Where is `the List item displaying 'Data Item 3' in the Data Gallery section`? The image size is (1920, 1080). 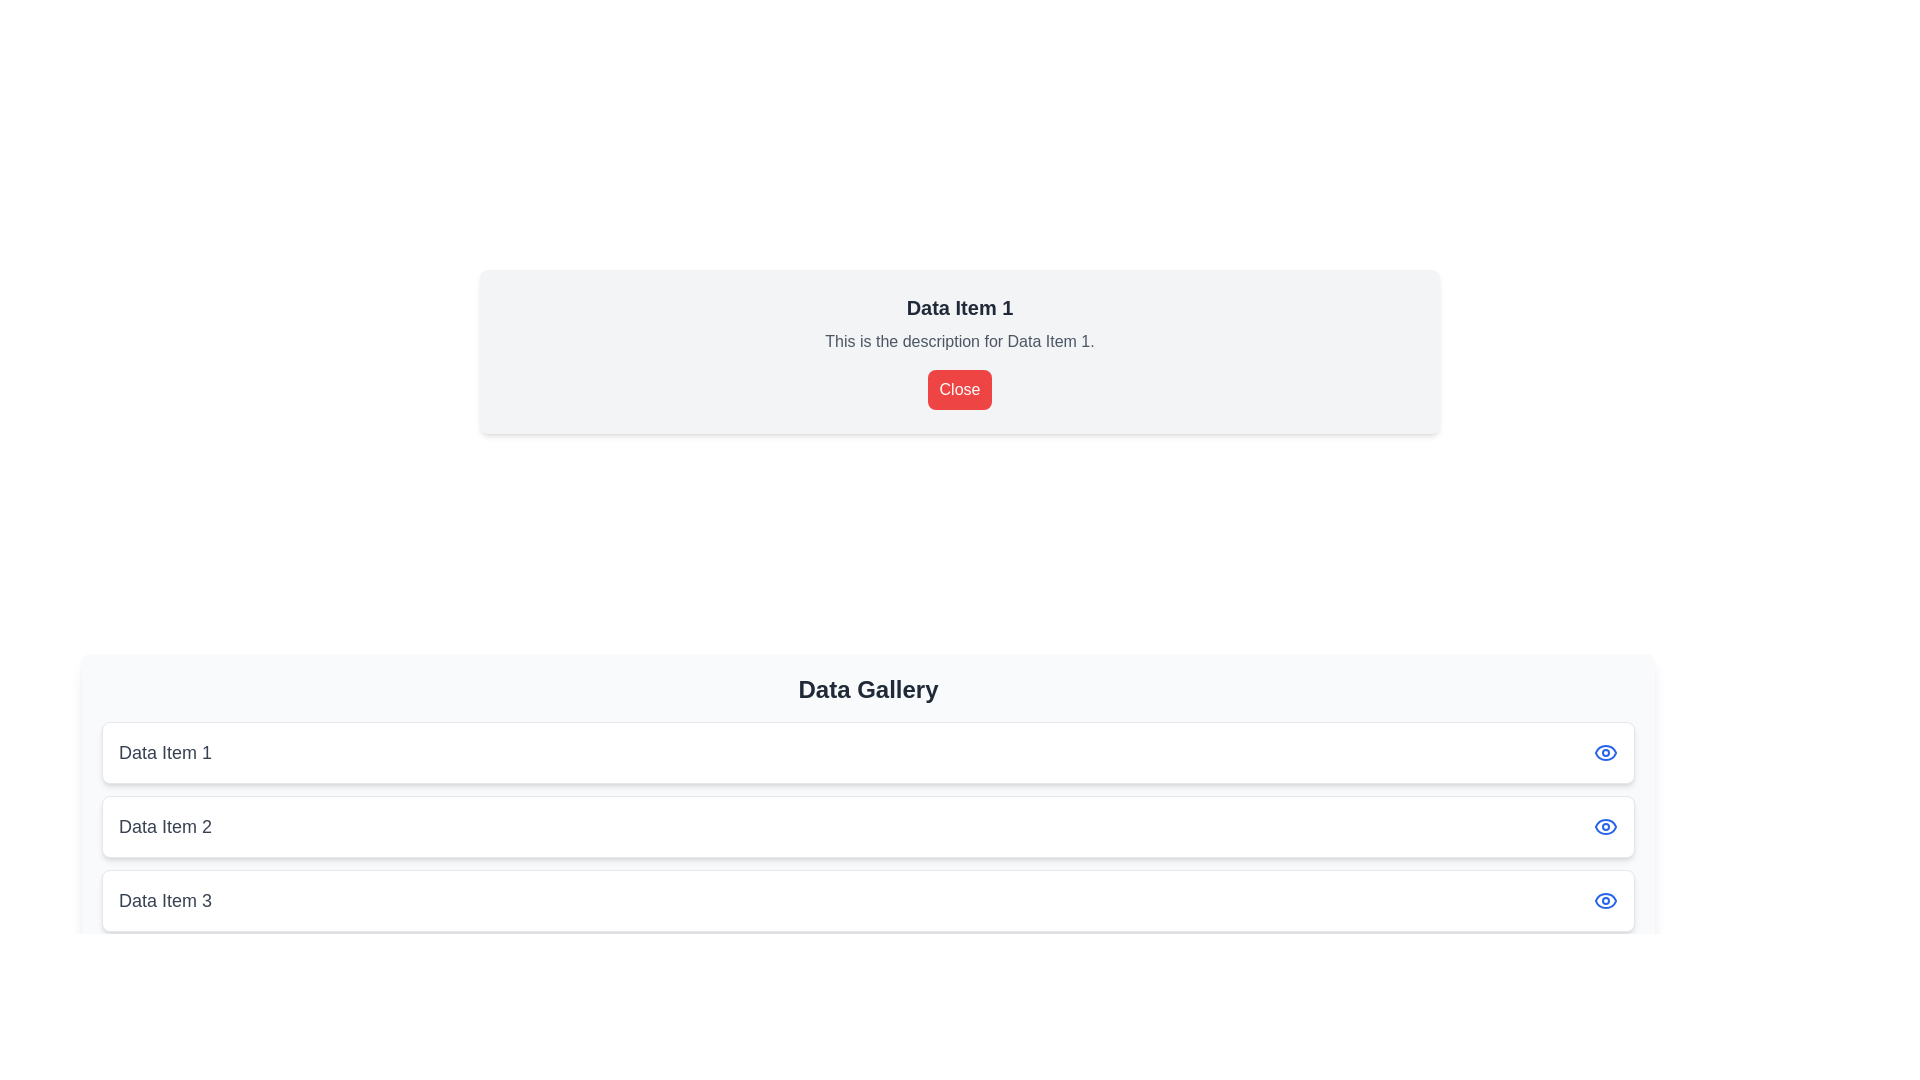
the List item displaying 'Data Item 3' in the Data Gallery section is located at coordinates (868, 901).